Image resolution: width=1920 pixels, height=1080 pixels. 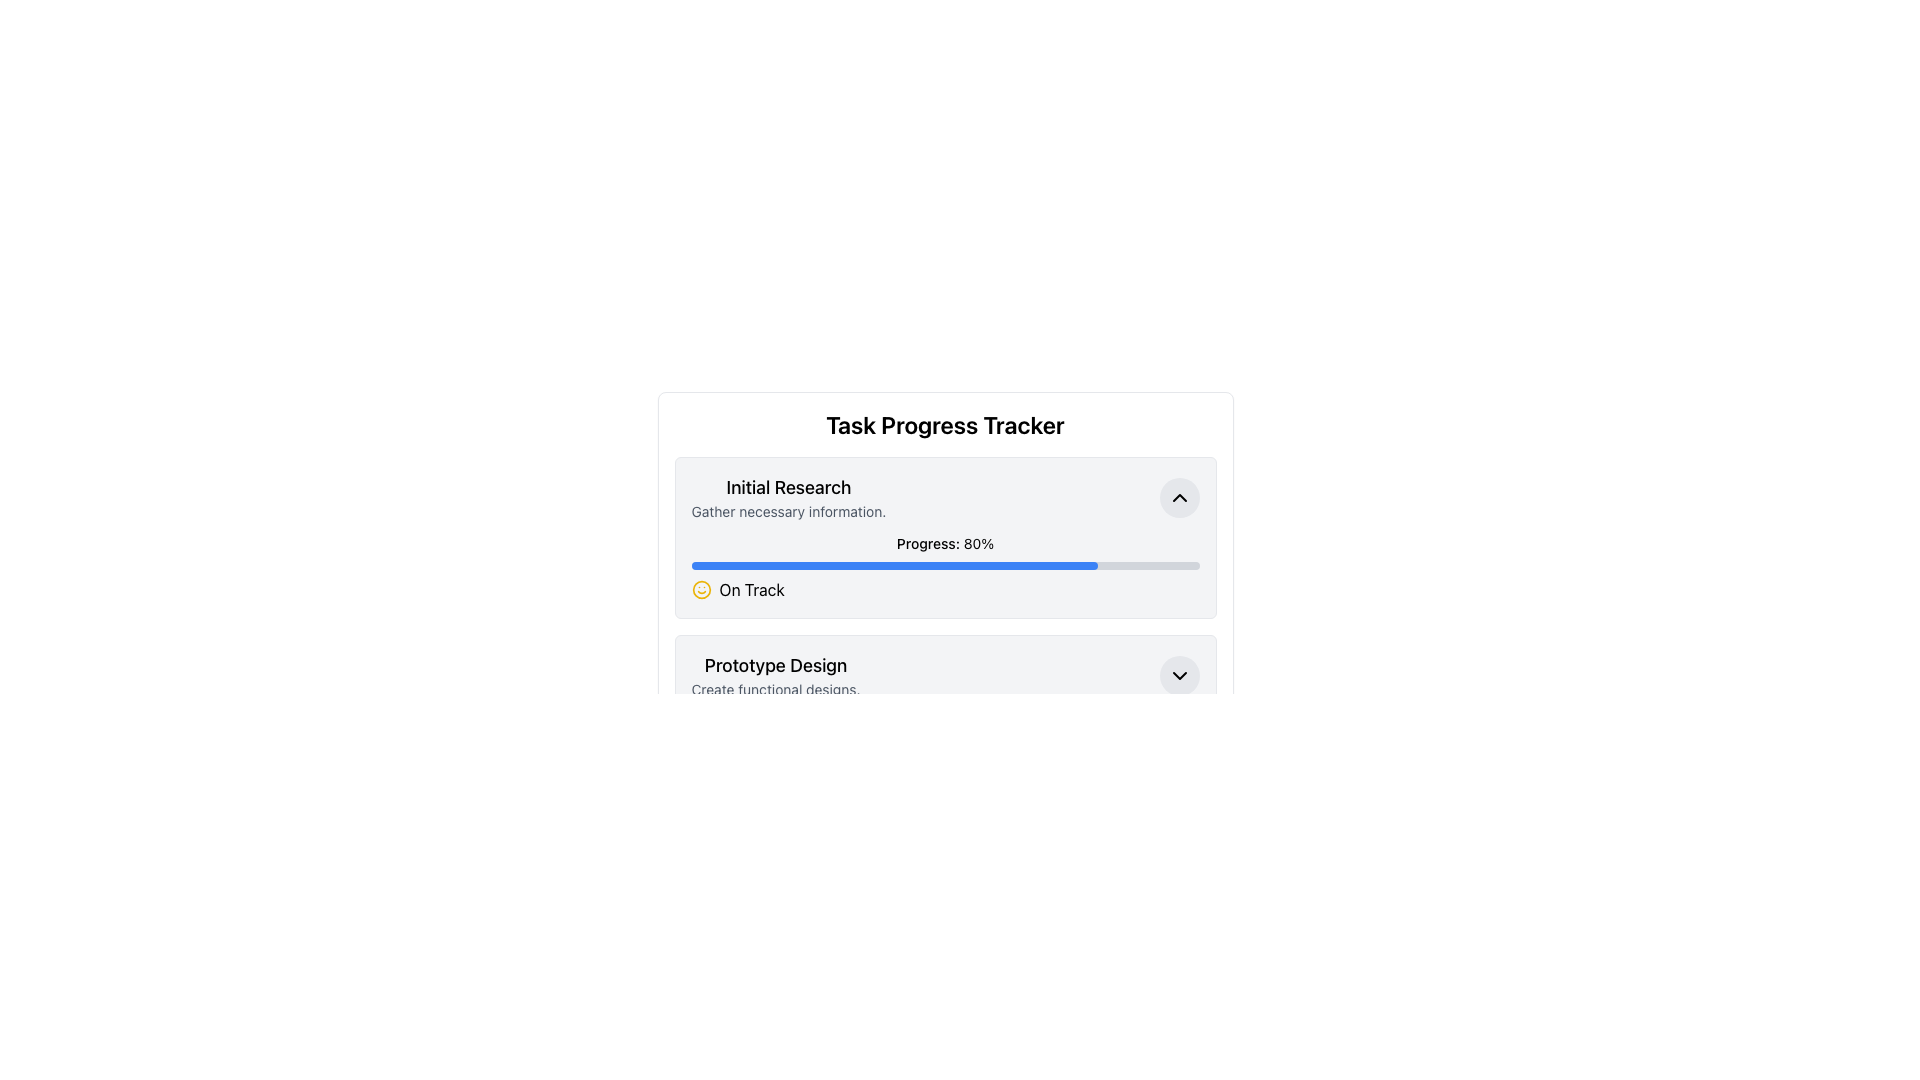 What do you see at coordinates (944, 543) in the screenshot?
I see `progress percentage displayed in the text label located in the middle of the 'Initial Research' section, directly above the blue progress bar` at bounding box center [944, 543].